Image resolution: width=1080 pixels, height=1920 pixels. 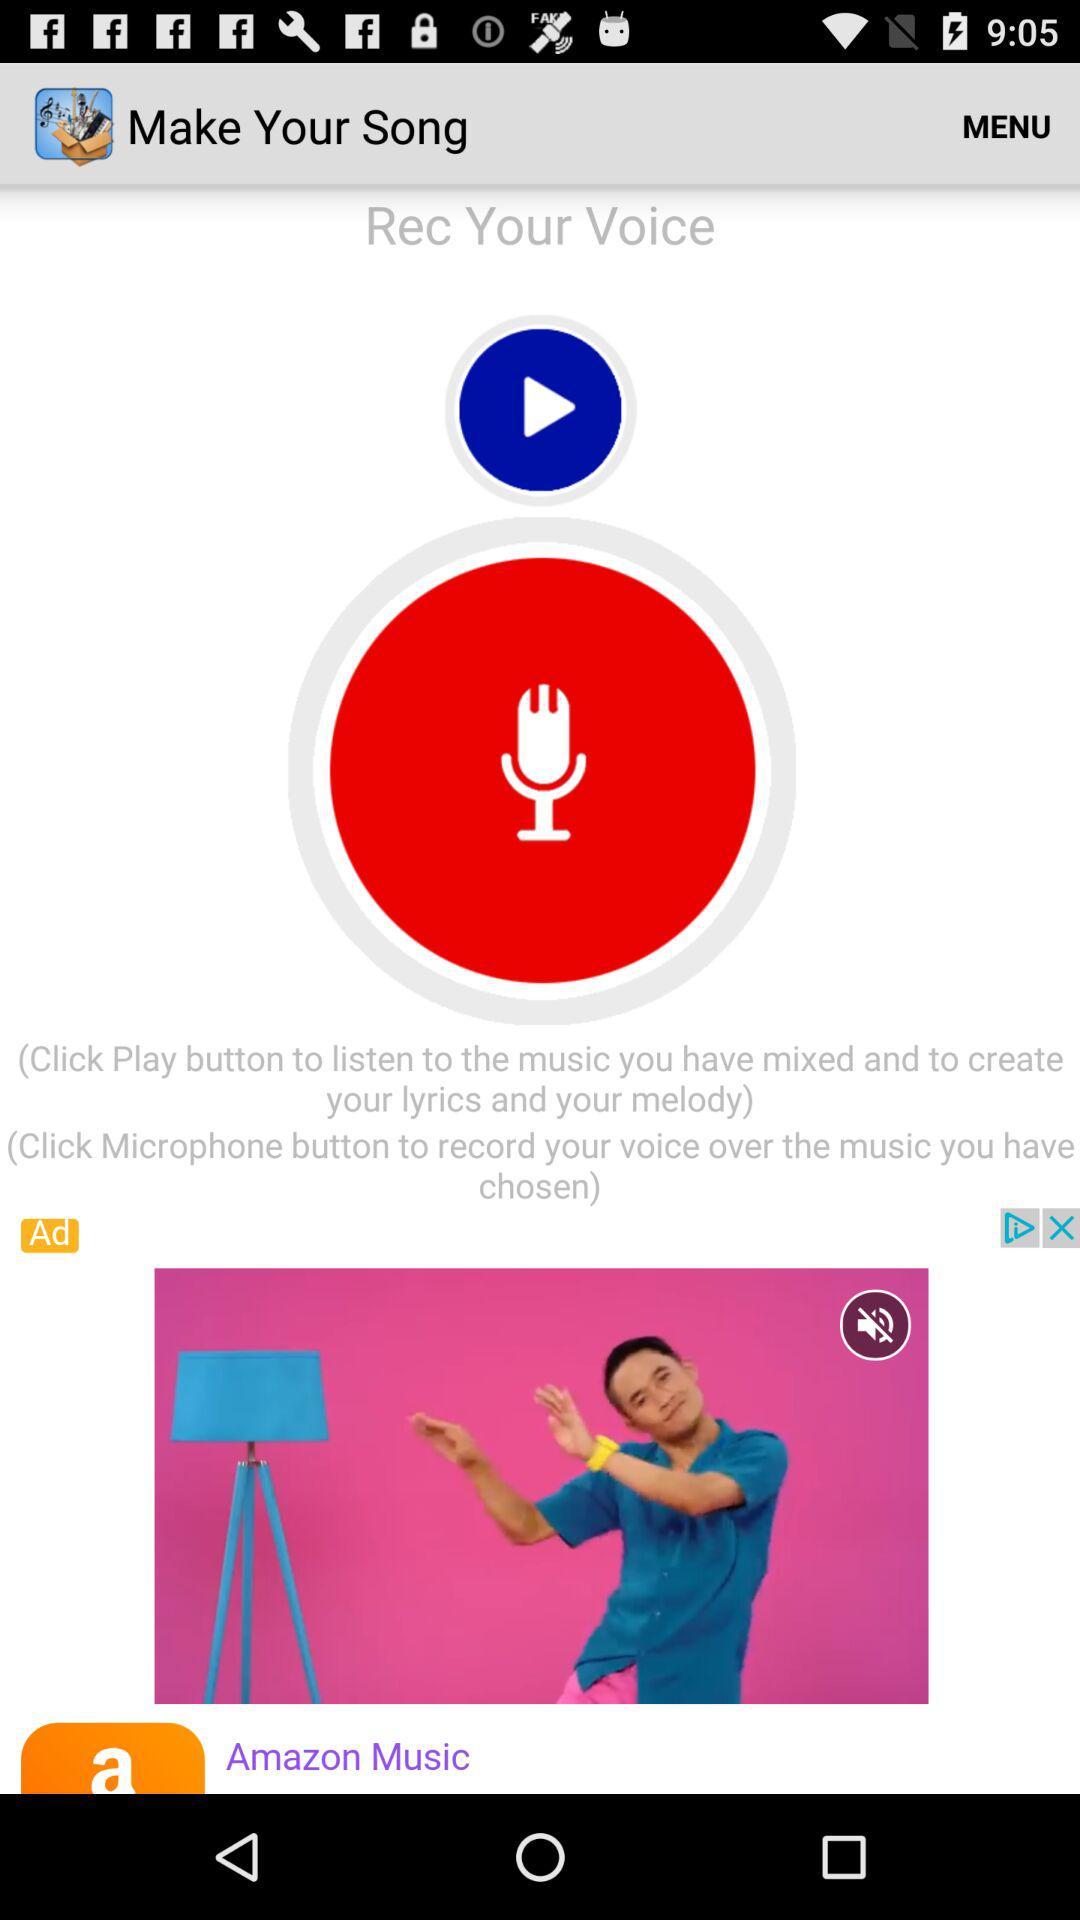 What do you see at coordinates (538, 438) in the screenshot?
I see `the play icon` at bounding box center [538, 438].